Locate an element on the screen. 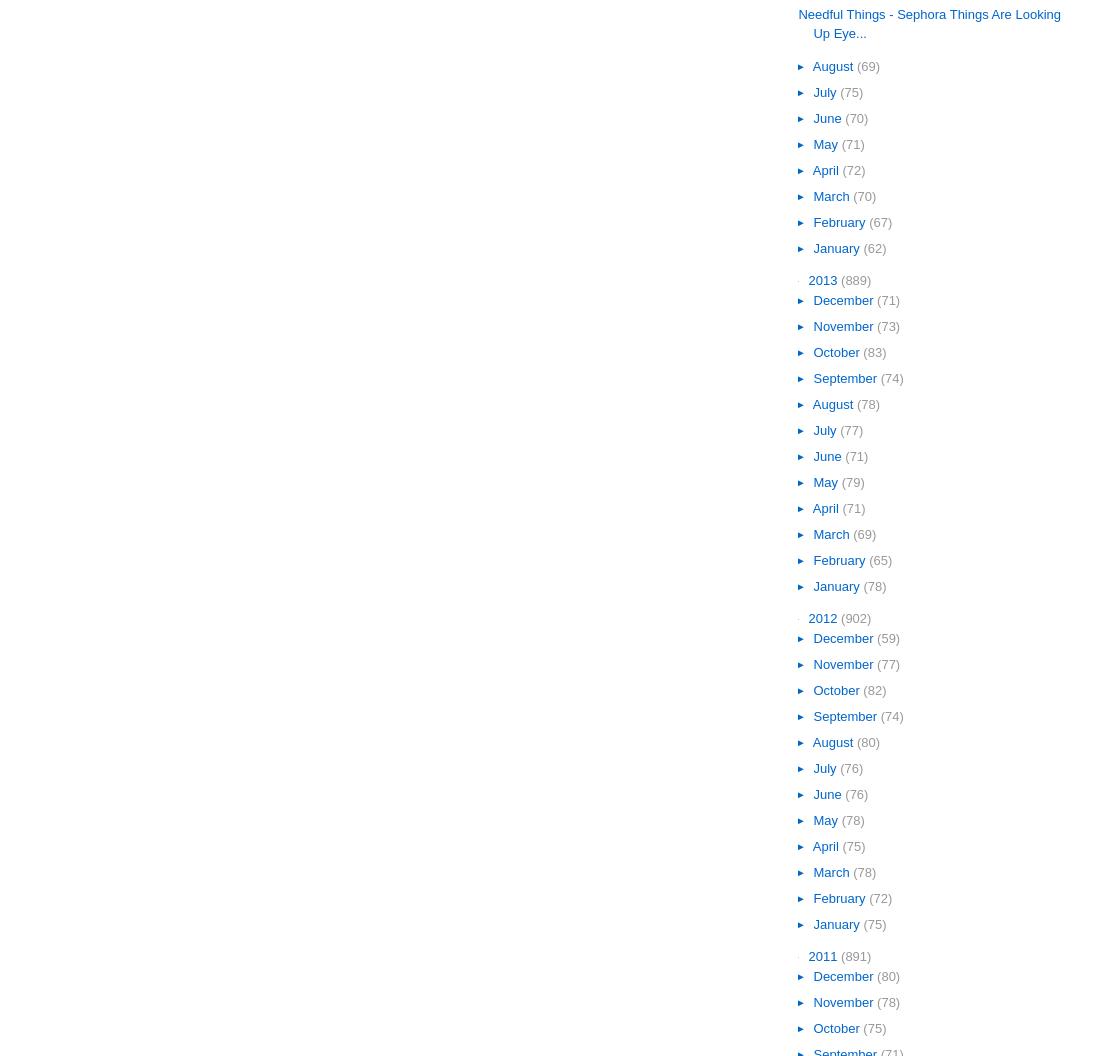  '2012' is located at coordinates (824, 617).